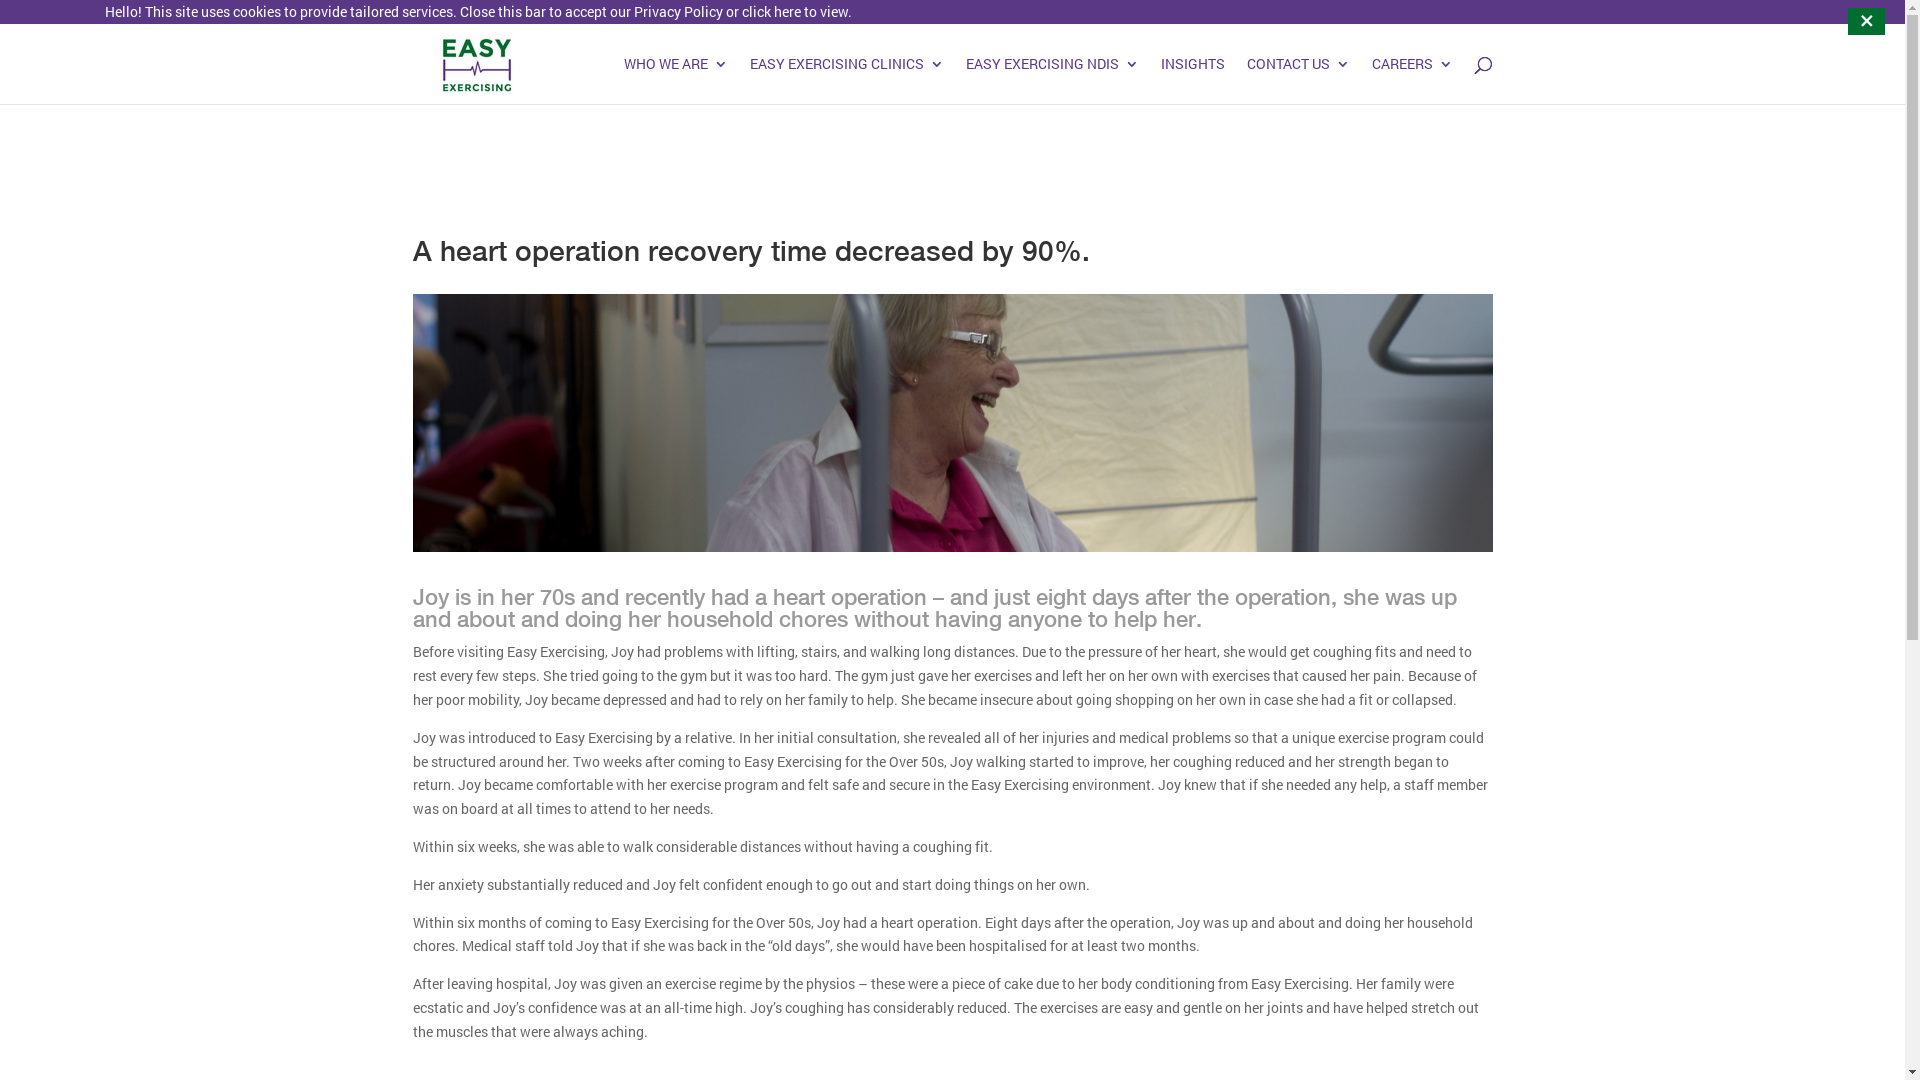  Describe the element at coordinates (1051, 79) in the screenshot. I see `'EASY EXERCISING NDIS'` at that location.